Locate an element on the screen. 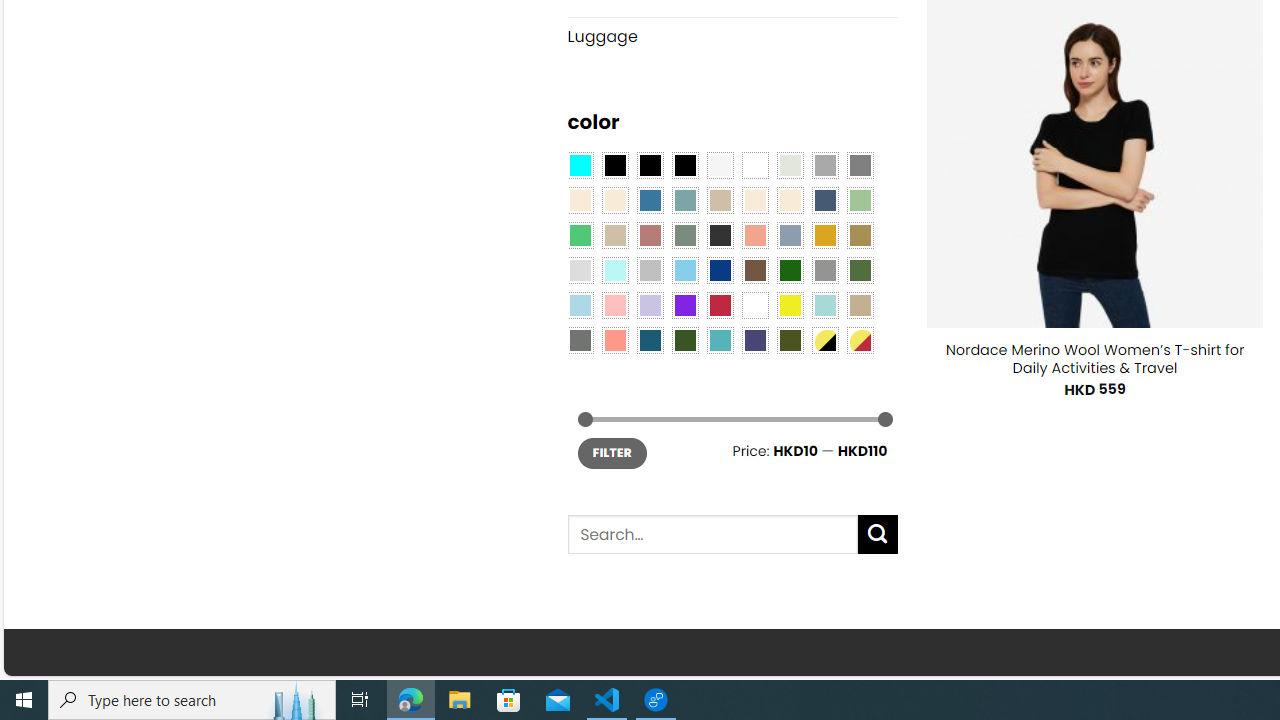 The height and width of the screenshot is (720, 1280). 'Blue Sage' is located at coordinates (684, 200).